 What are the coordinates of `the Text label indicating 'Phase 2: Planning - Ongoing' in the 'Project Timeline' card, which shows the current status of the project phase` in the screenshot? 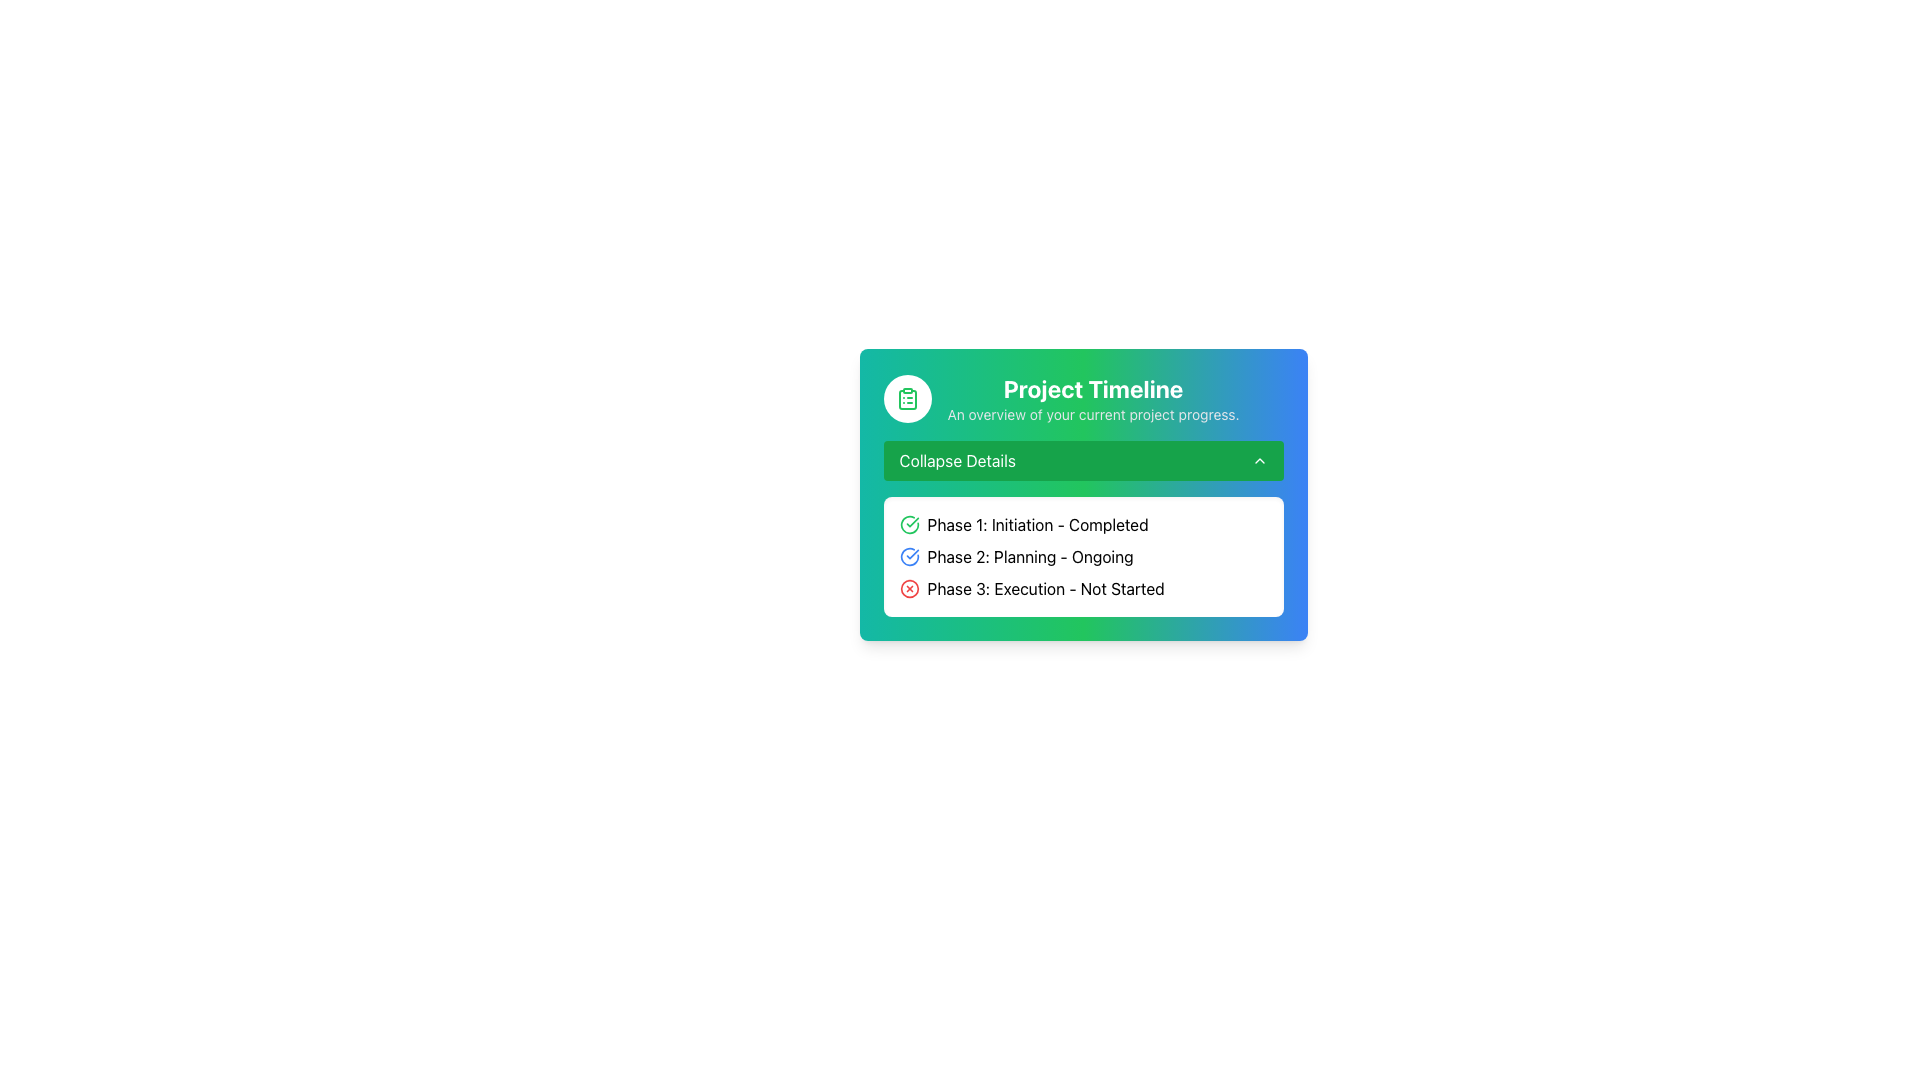 It's located at (1030, 556).